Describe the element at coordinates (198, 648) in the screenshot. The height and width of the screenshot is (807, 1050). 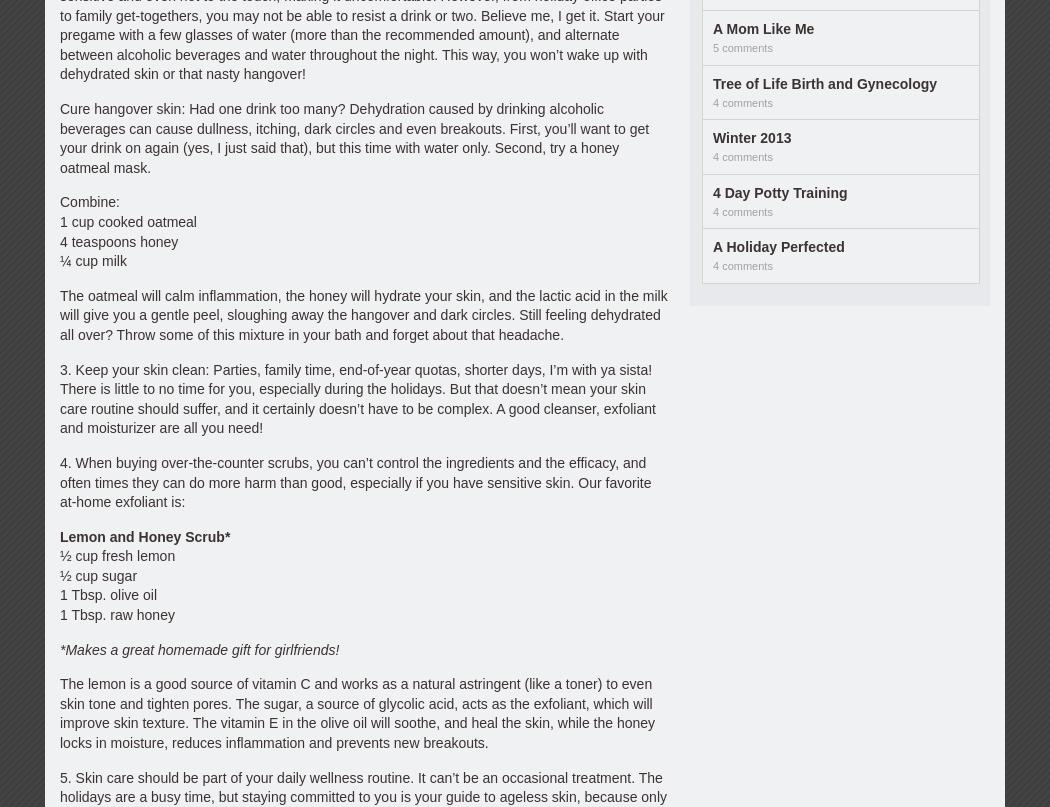
I see `'*Makes a great homemade gift for girlfriends!'` at that location.